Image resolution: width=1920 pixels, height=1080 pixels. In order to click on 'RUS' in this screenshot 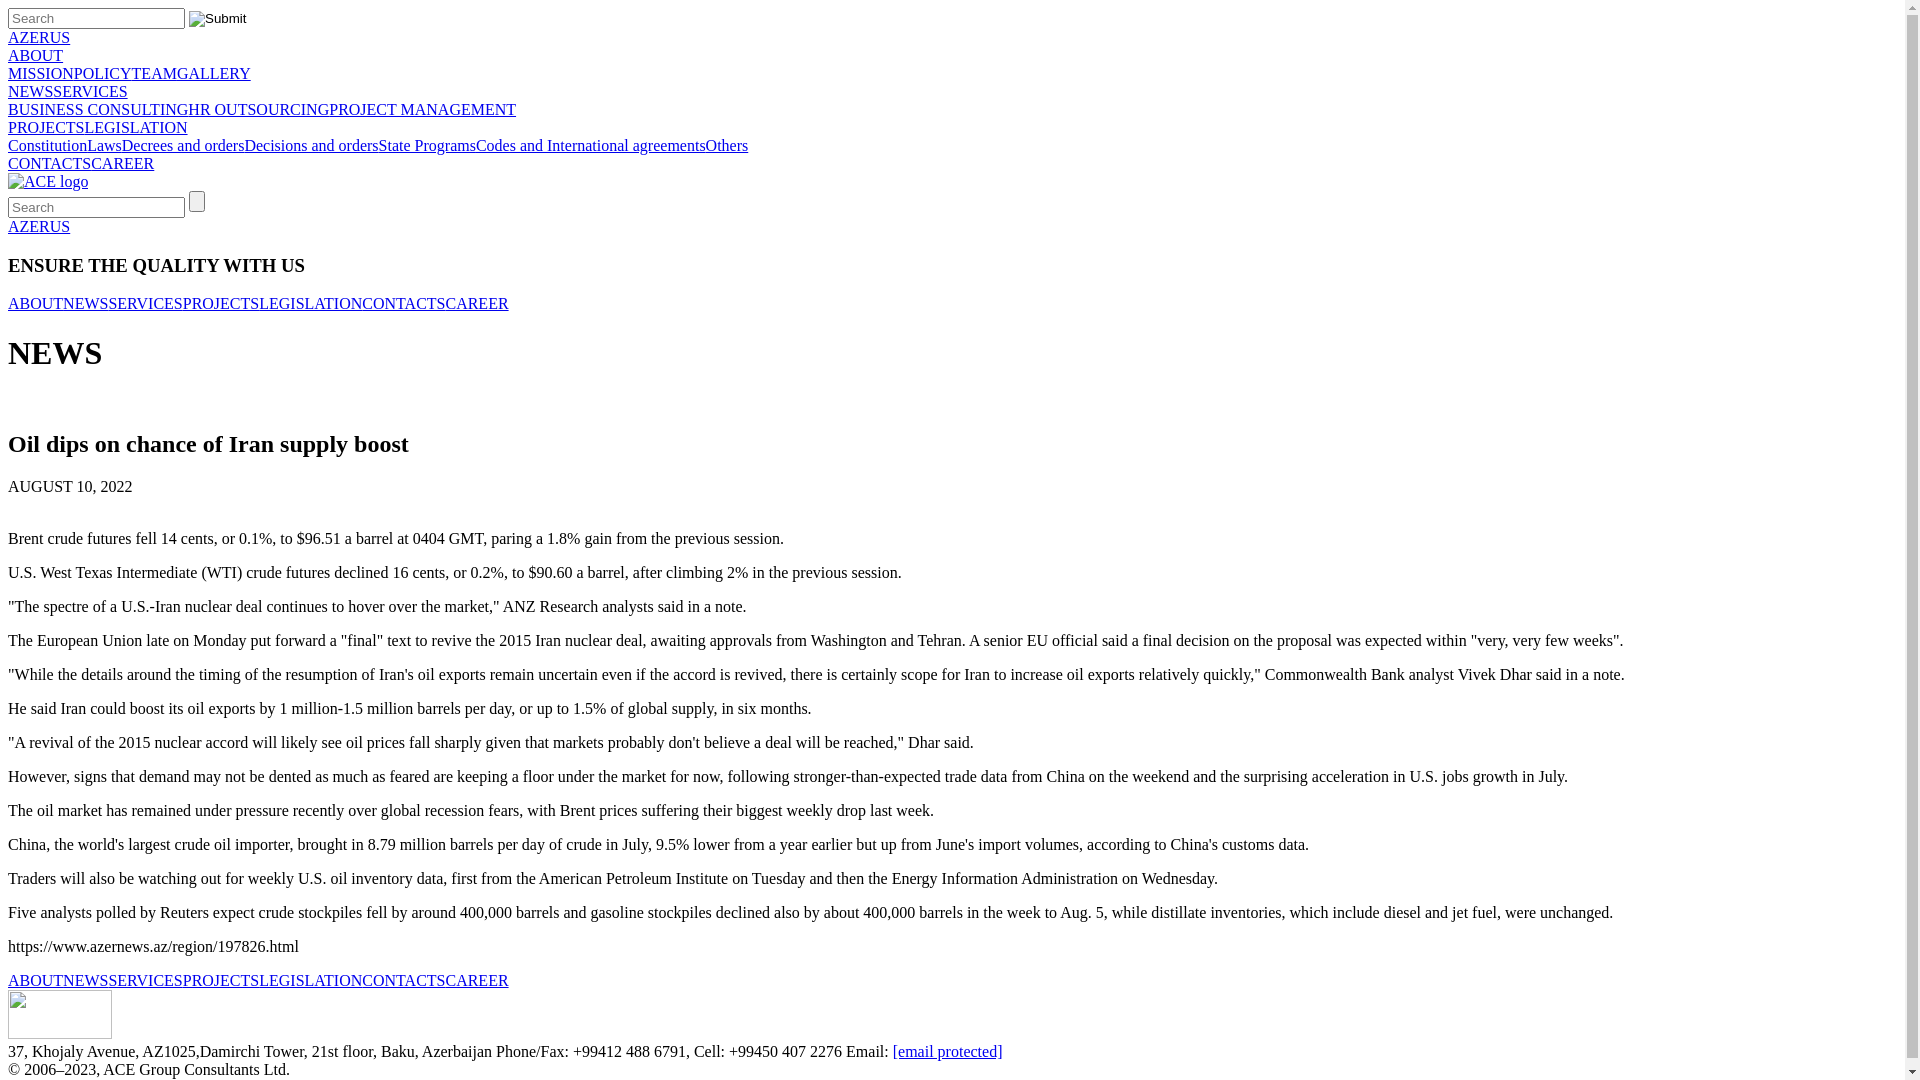, I will do `click(54, 37)`.